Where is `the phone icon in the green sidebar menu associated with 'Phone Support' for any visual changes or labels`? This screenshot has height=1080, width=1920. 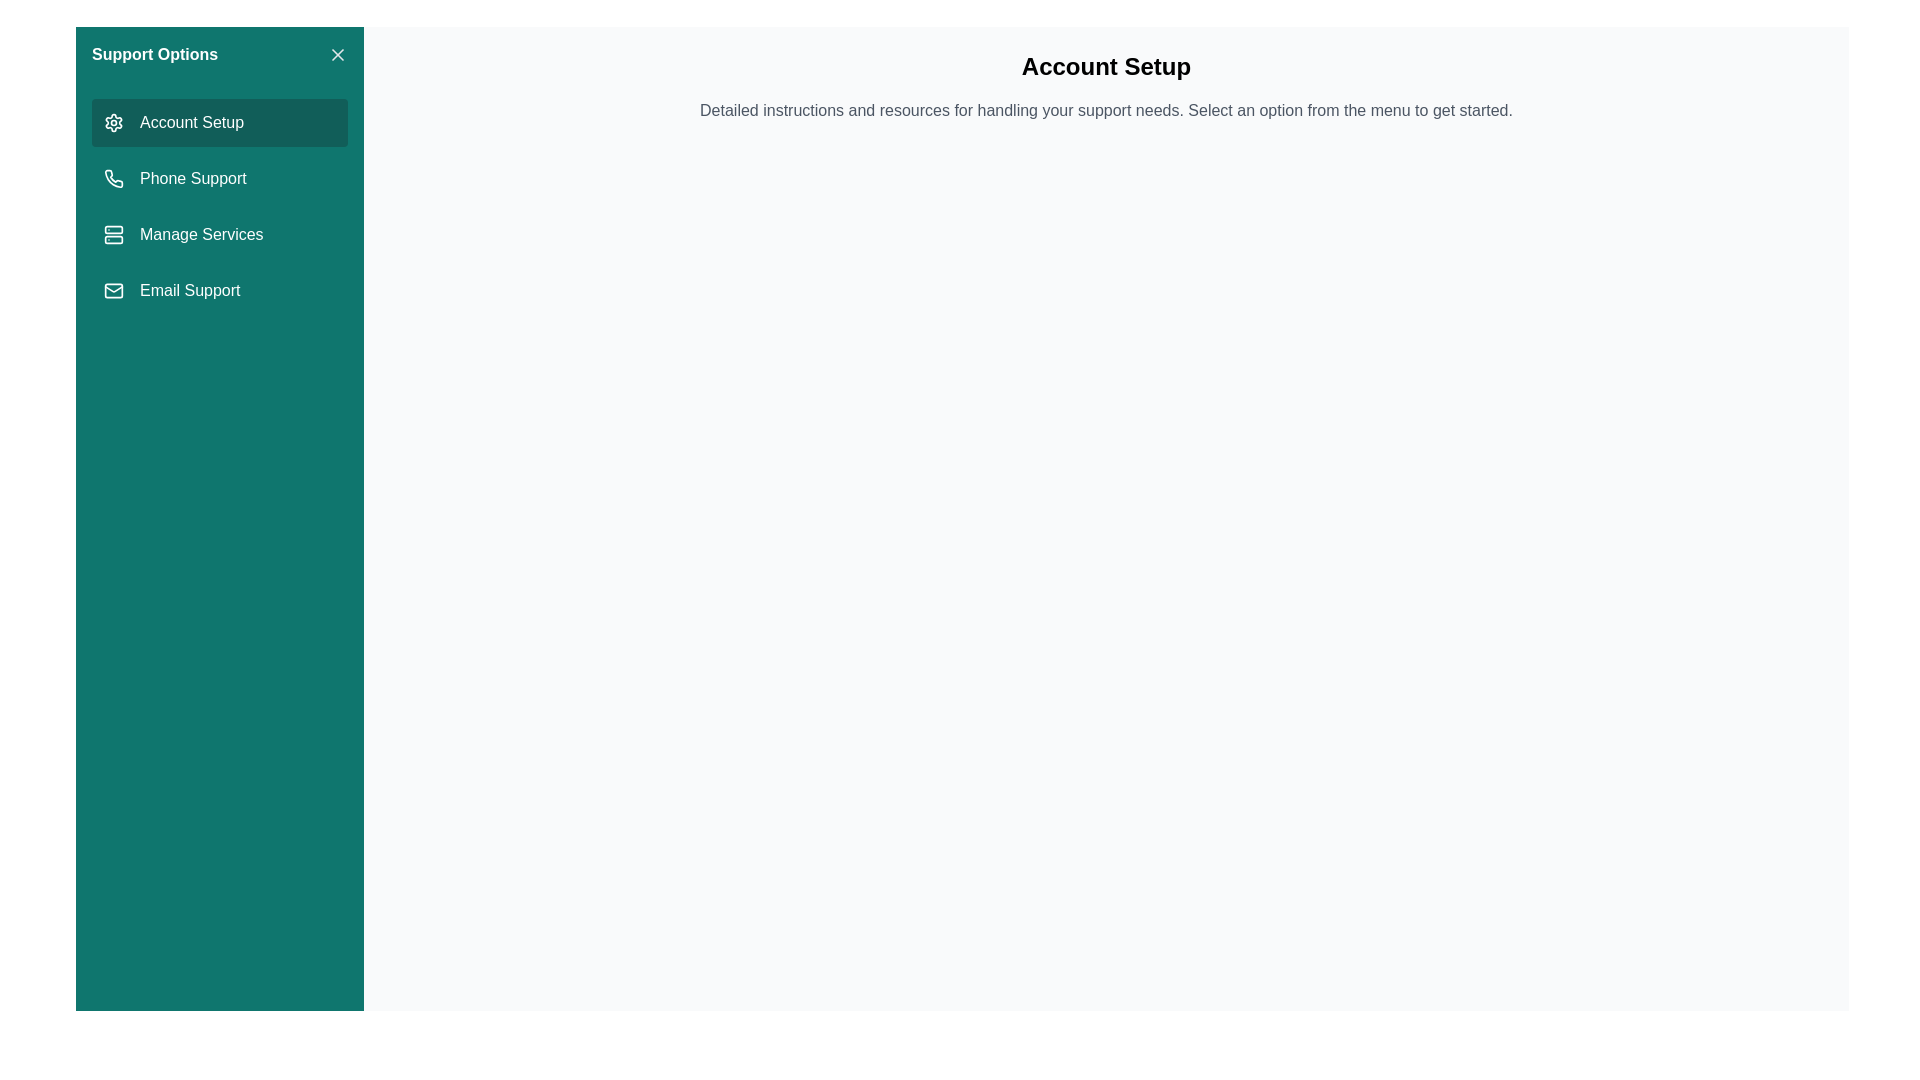 the phone icon in the green sidebar menu associated with 'Phone Support' for any visual changes or labels is located at coordinates (113, 177).